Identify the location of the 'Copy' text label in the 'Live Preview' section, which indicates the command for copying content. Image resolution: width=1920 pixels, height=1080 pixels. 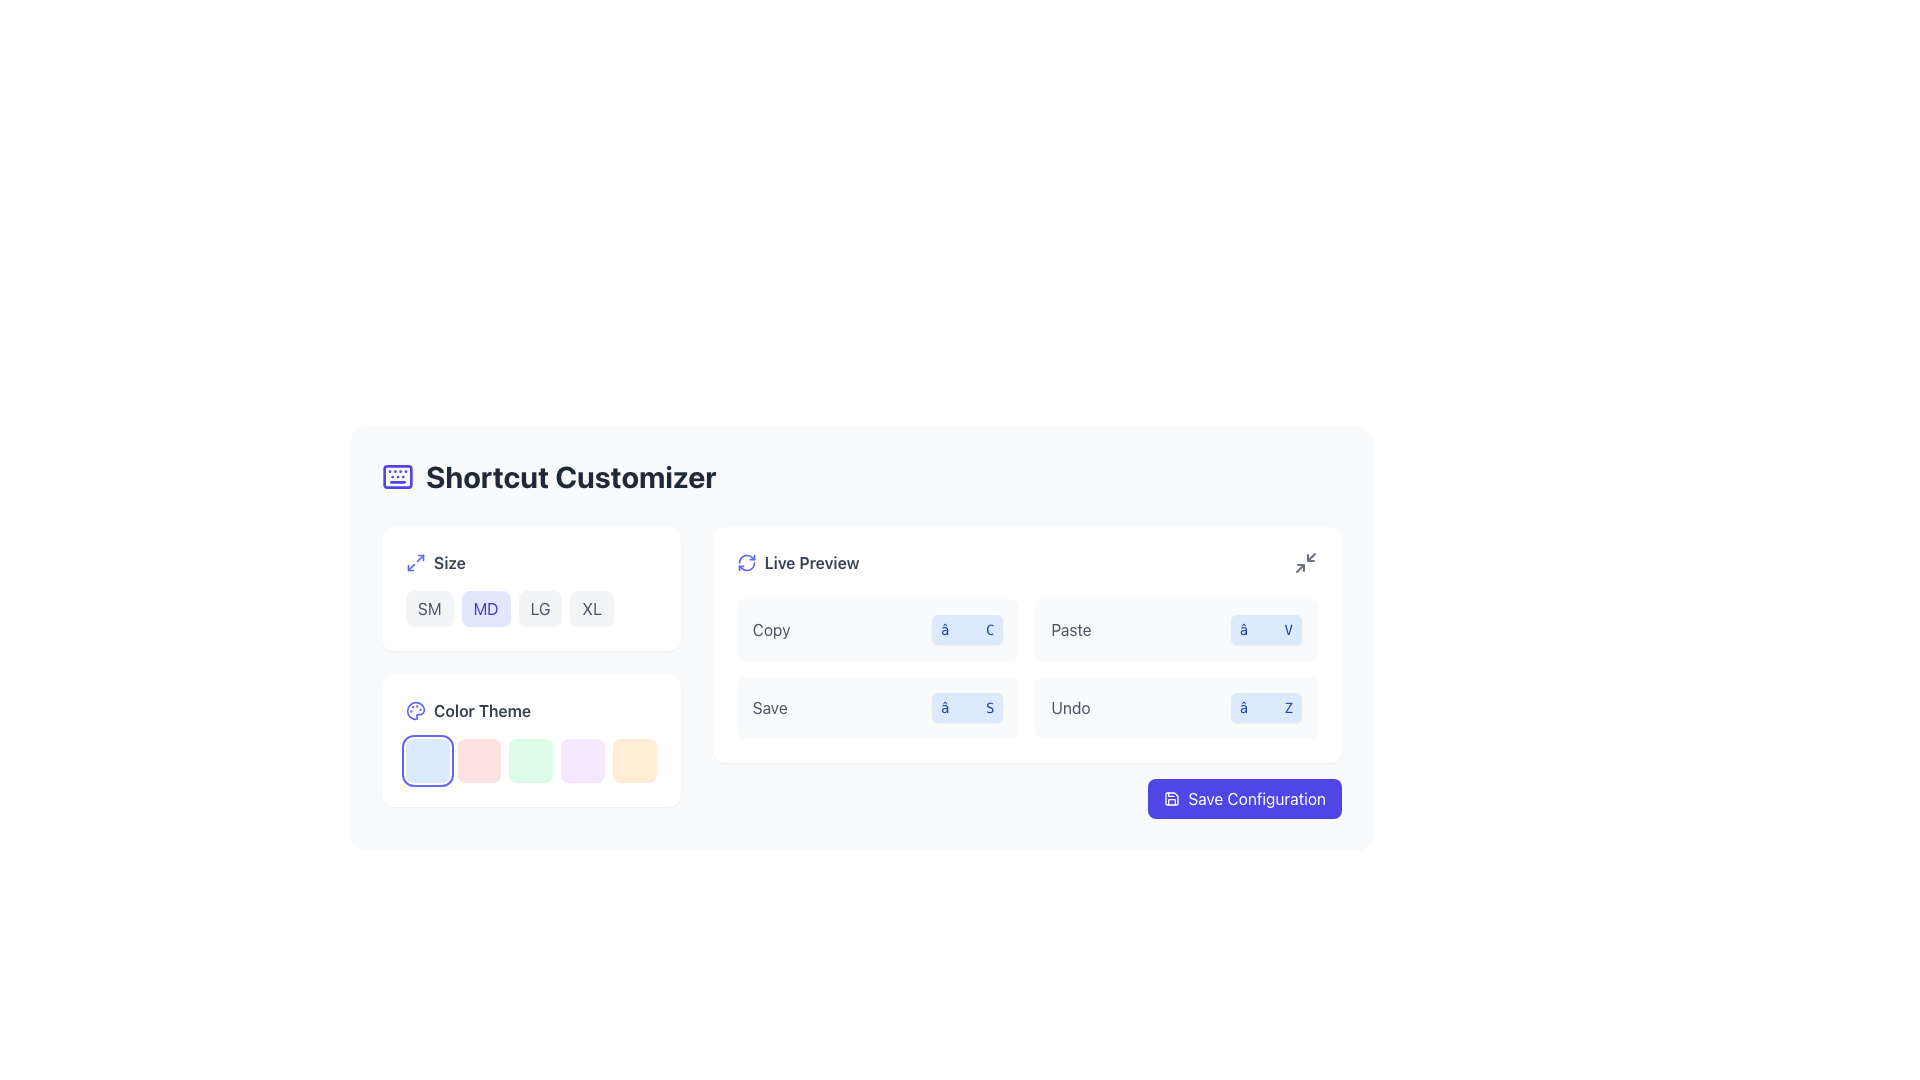
(770, 628).